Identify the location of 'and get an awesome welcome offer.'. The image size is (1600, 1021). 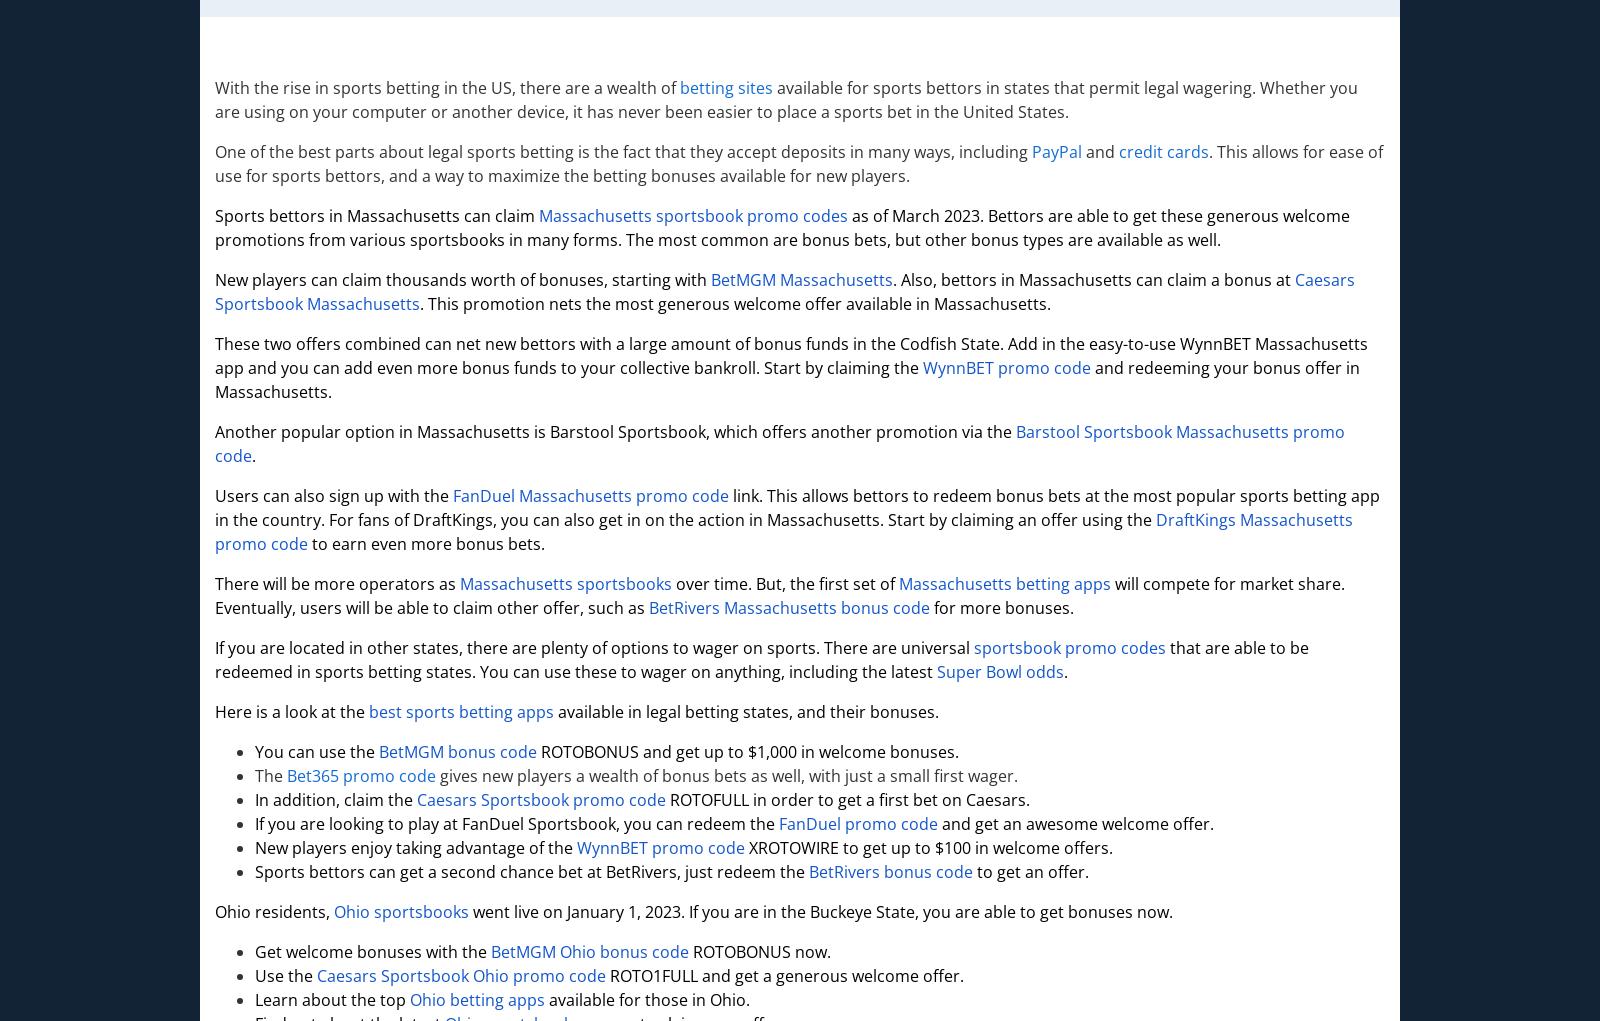
(1076, 823).